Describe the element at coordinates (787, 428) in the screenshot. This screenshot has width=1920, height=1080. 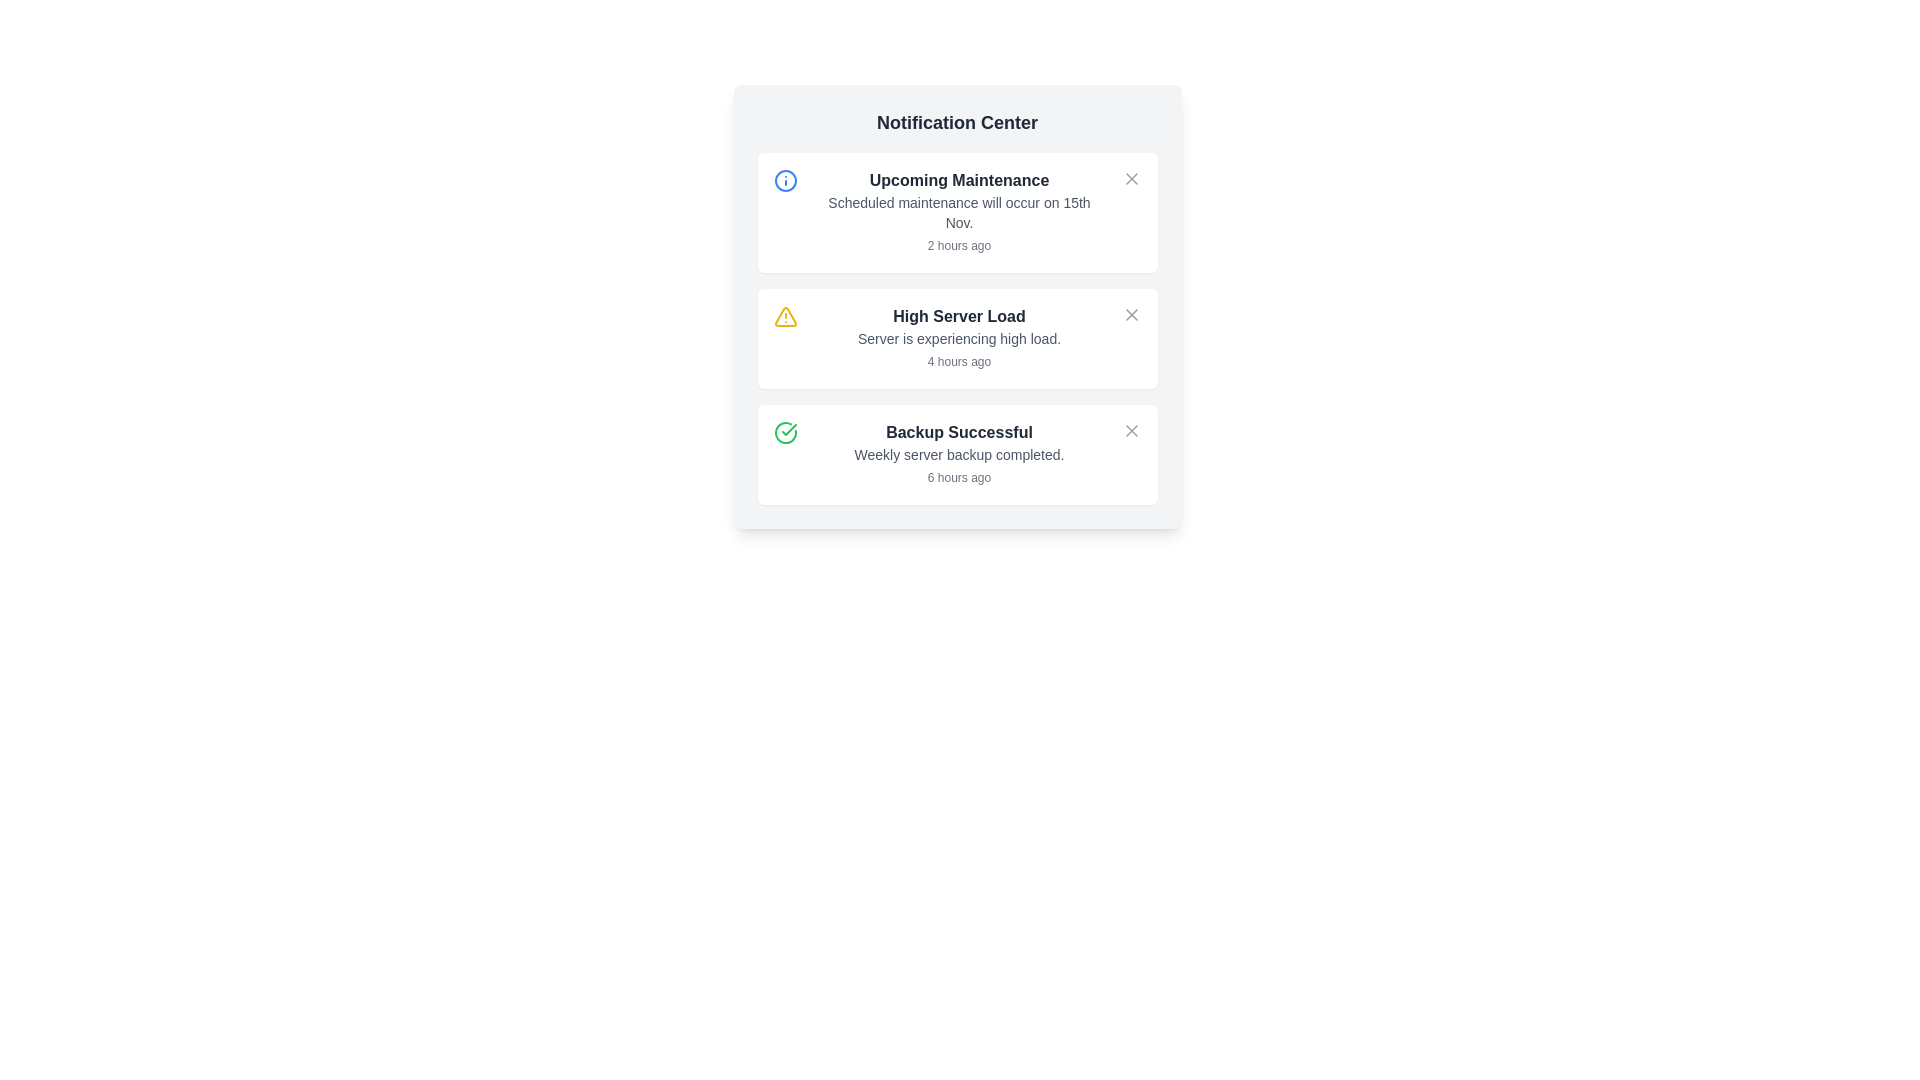
I see `green checkmark icon located in the bottom notification entry of the notification center panel, positioned to the left of the text content titled 'Backup Successful'` at that location.